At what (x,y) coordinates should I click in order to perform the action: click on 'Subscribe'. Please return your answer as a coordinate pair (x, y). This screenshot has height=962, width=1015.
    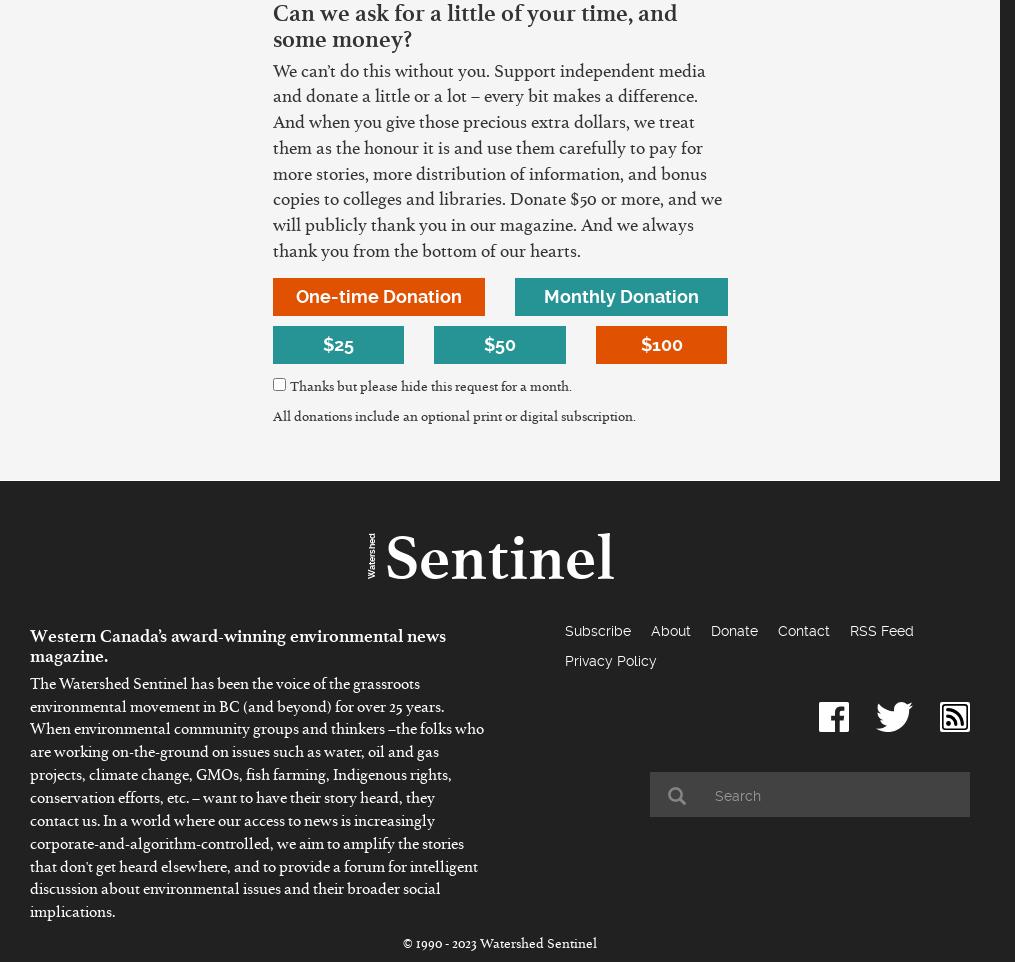
    Looking at the image, I should click on (565, 630).